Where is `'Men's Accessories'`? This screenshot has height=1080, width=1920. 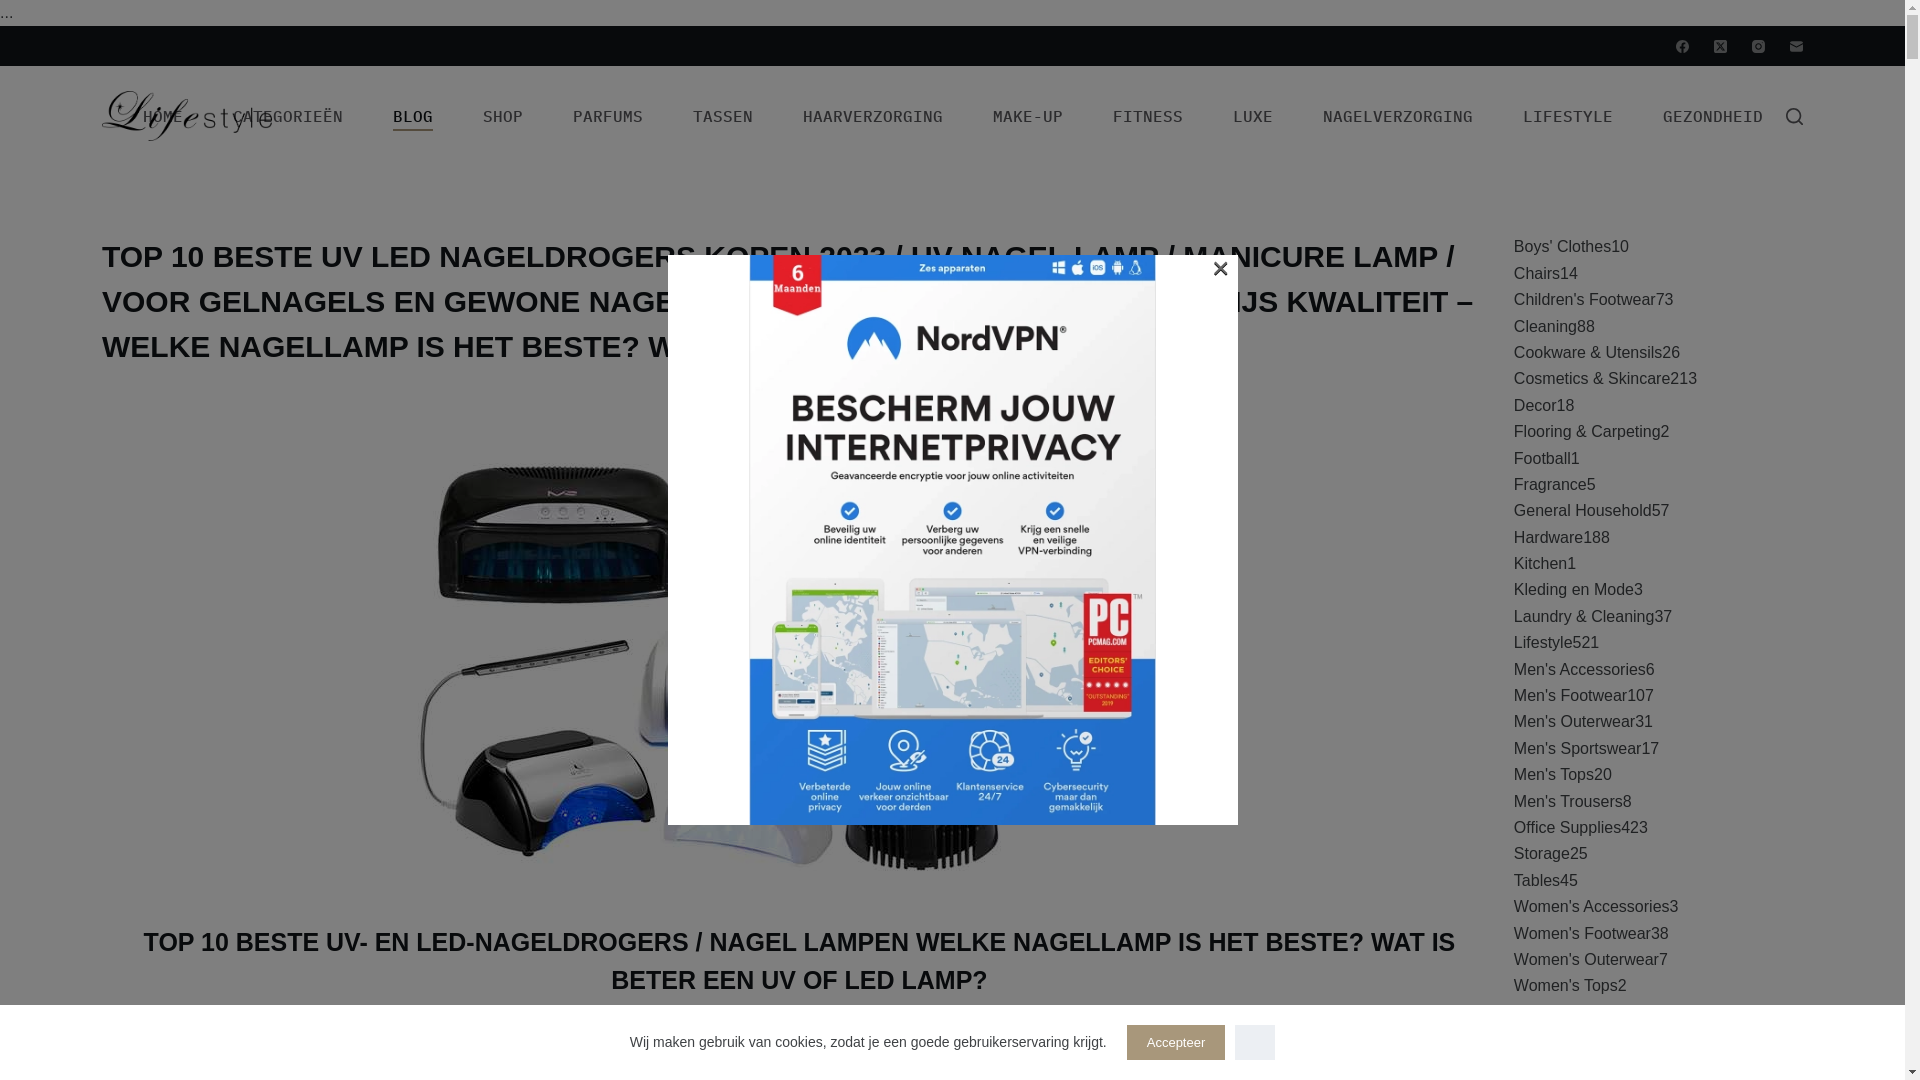 'Men's Accessories' is located at coordinates (1578, 669).